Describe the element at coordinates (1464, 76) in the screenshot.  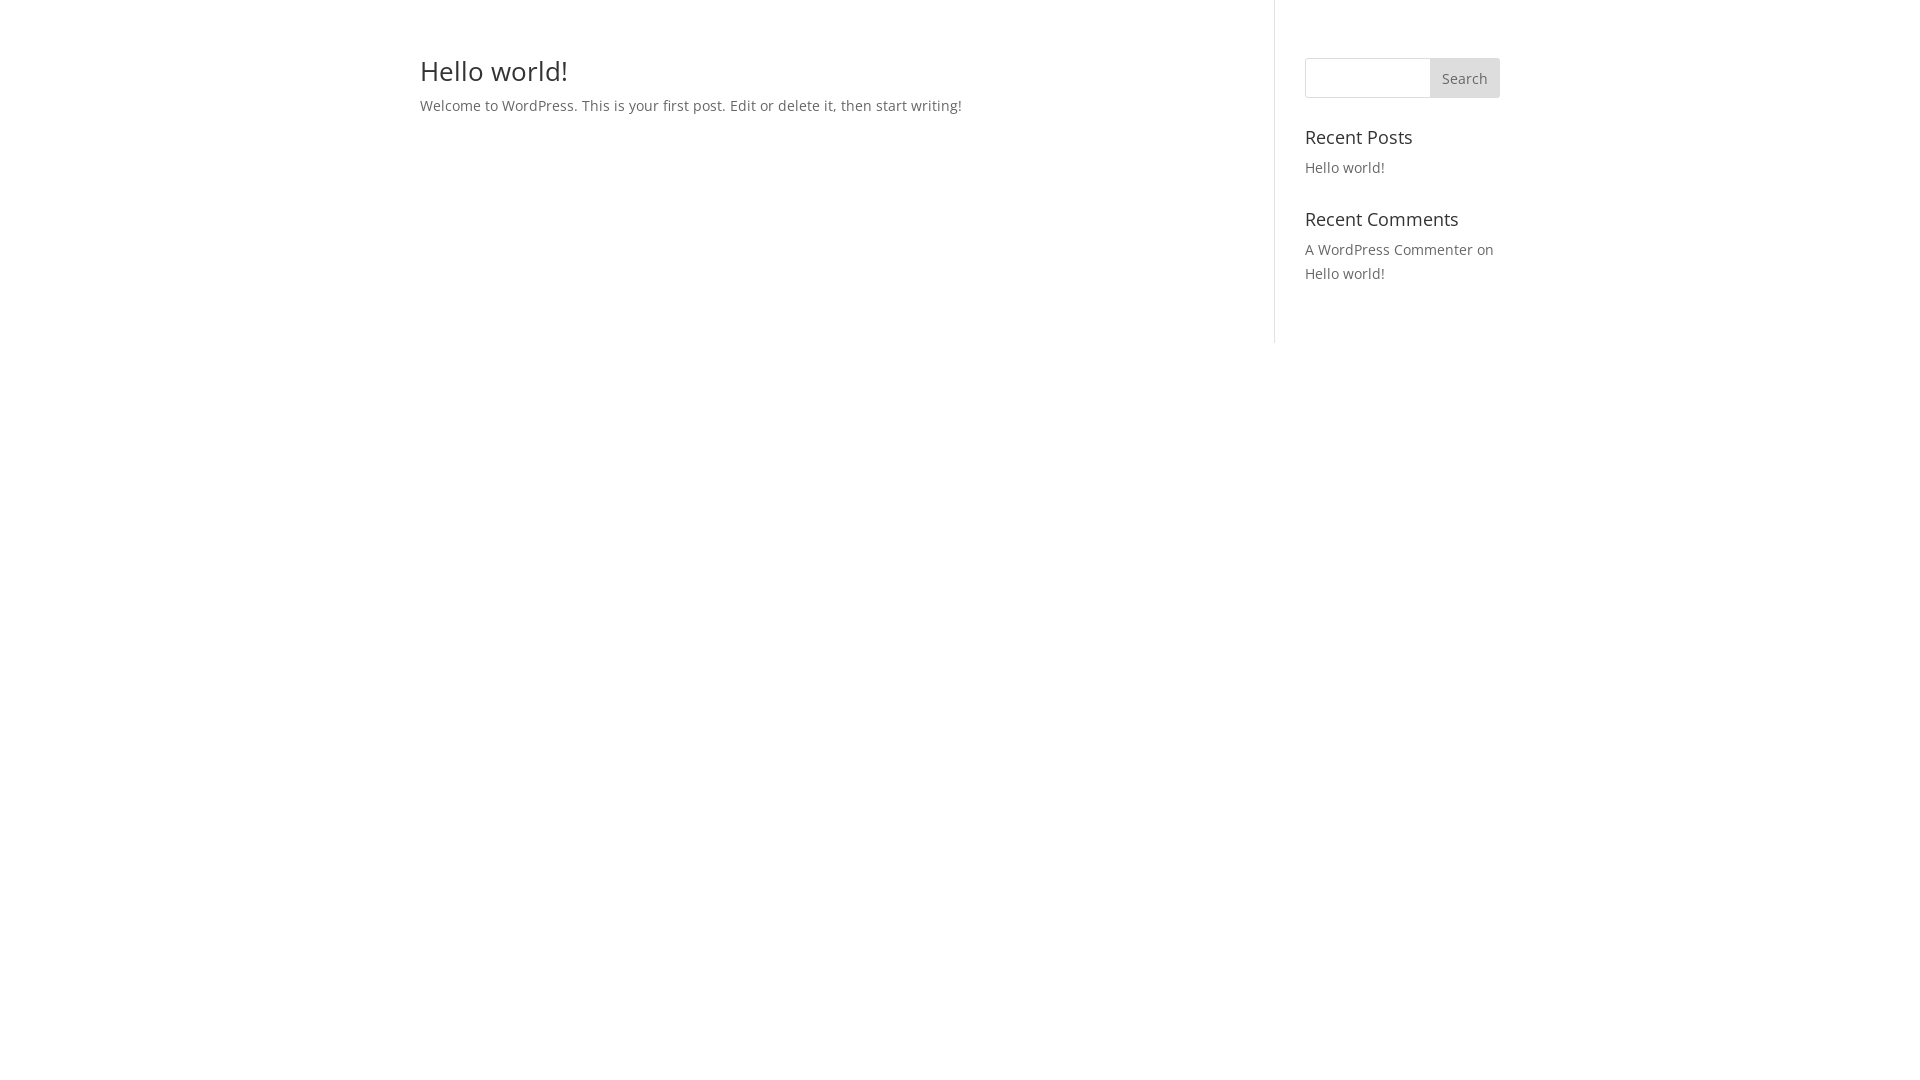
I see `'Search'` at that location.